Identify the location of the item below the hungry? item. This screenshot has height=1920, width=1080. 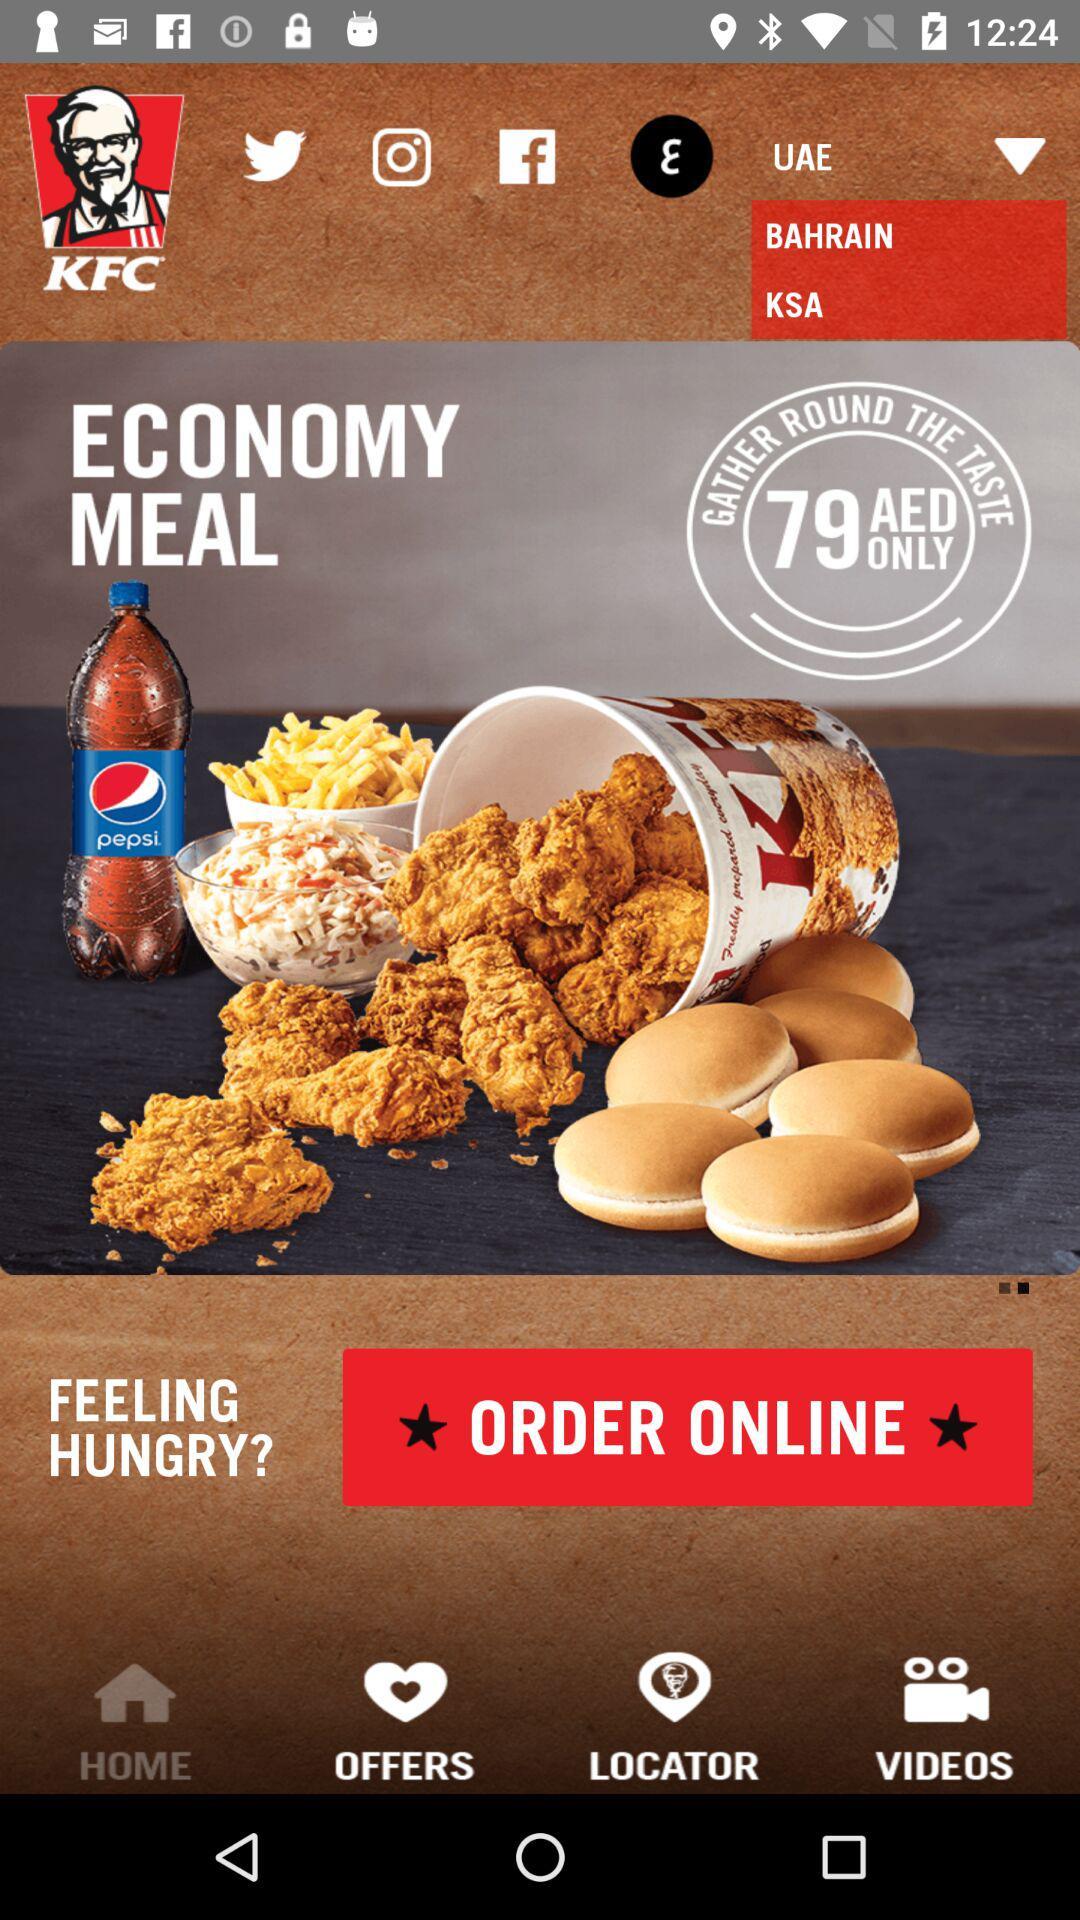
(135, 1714).